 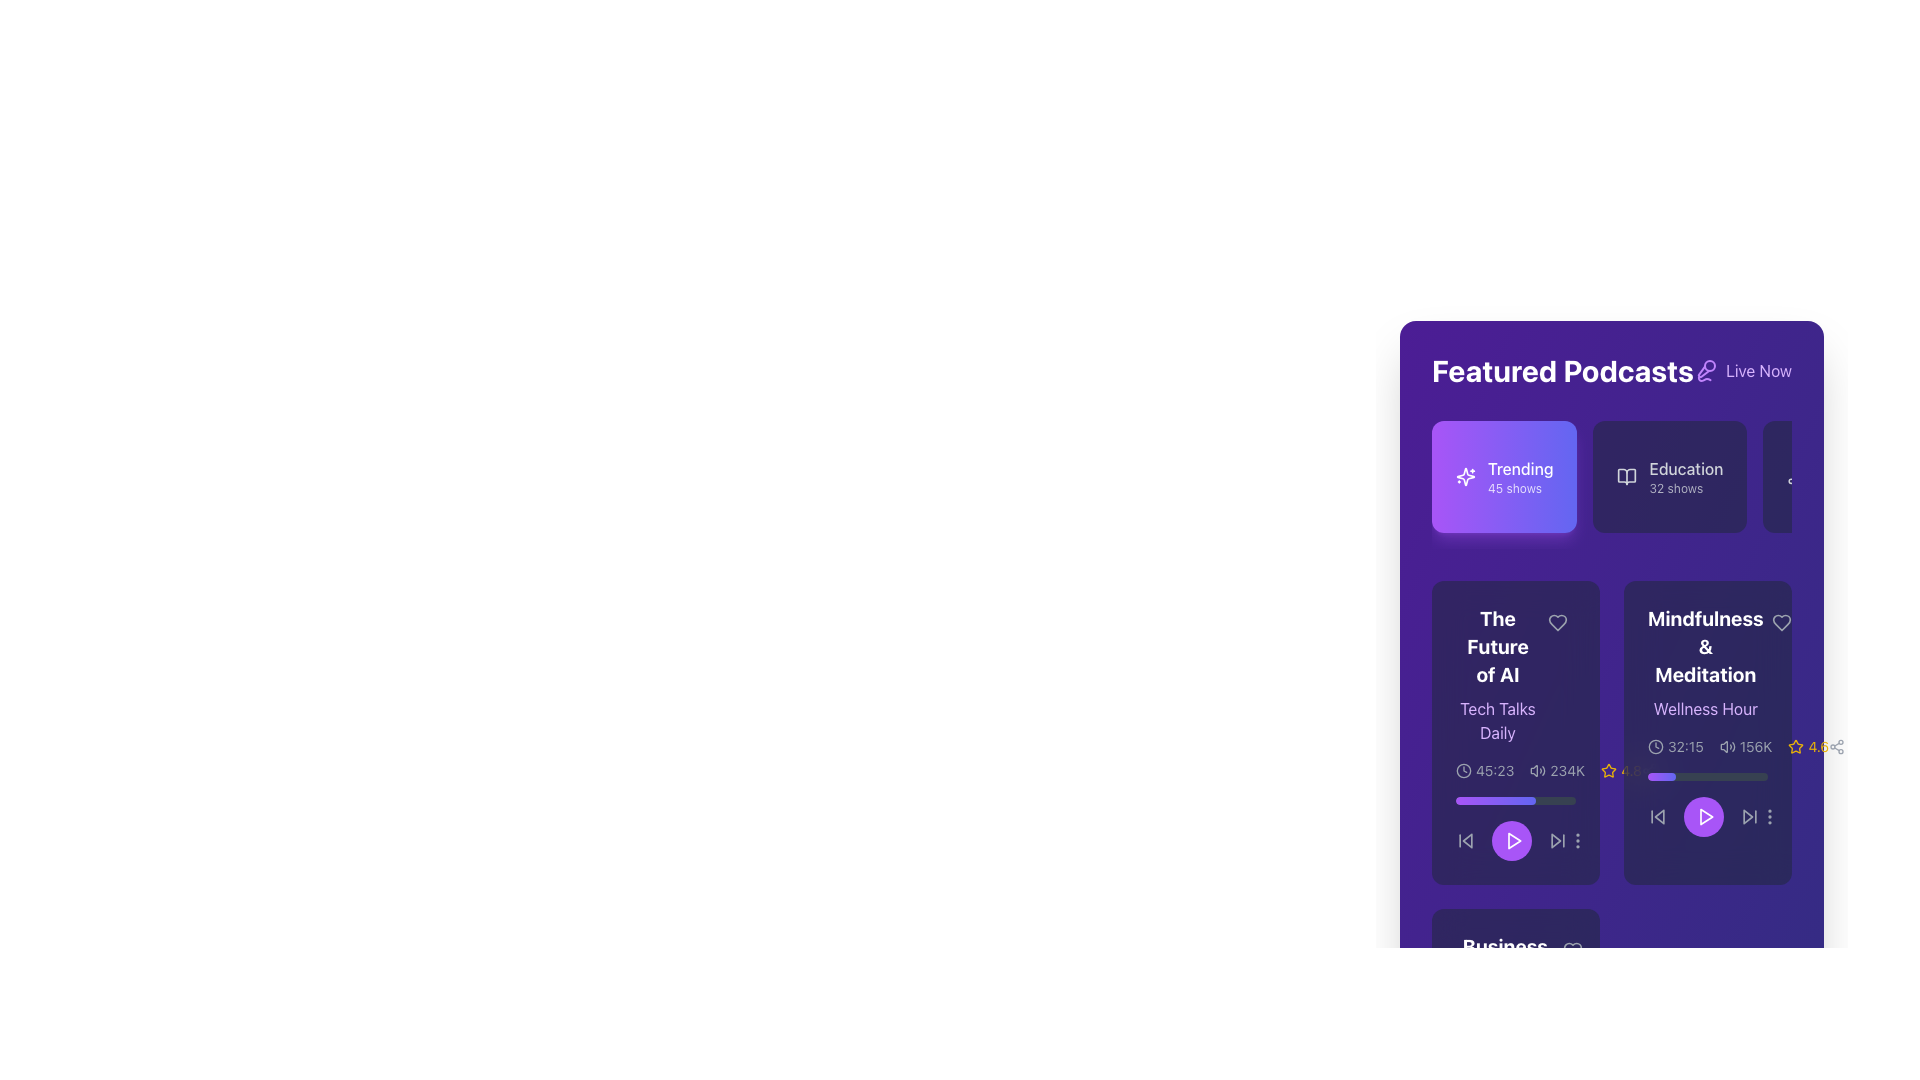 What do you see at coordinates (1670, 477) in the screenshot?
I see `the 'Education' button, which features a dark gray background, an open book icon, and the text 'Education' in bold with a subtitle '32 shows' below it` at bounding box center [1670, 477].